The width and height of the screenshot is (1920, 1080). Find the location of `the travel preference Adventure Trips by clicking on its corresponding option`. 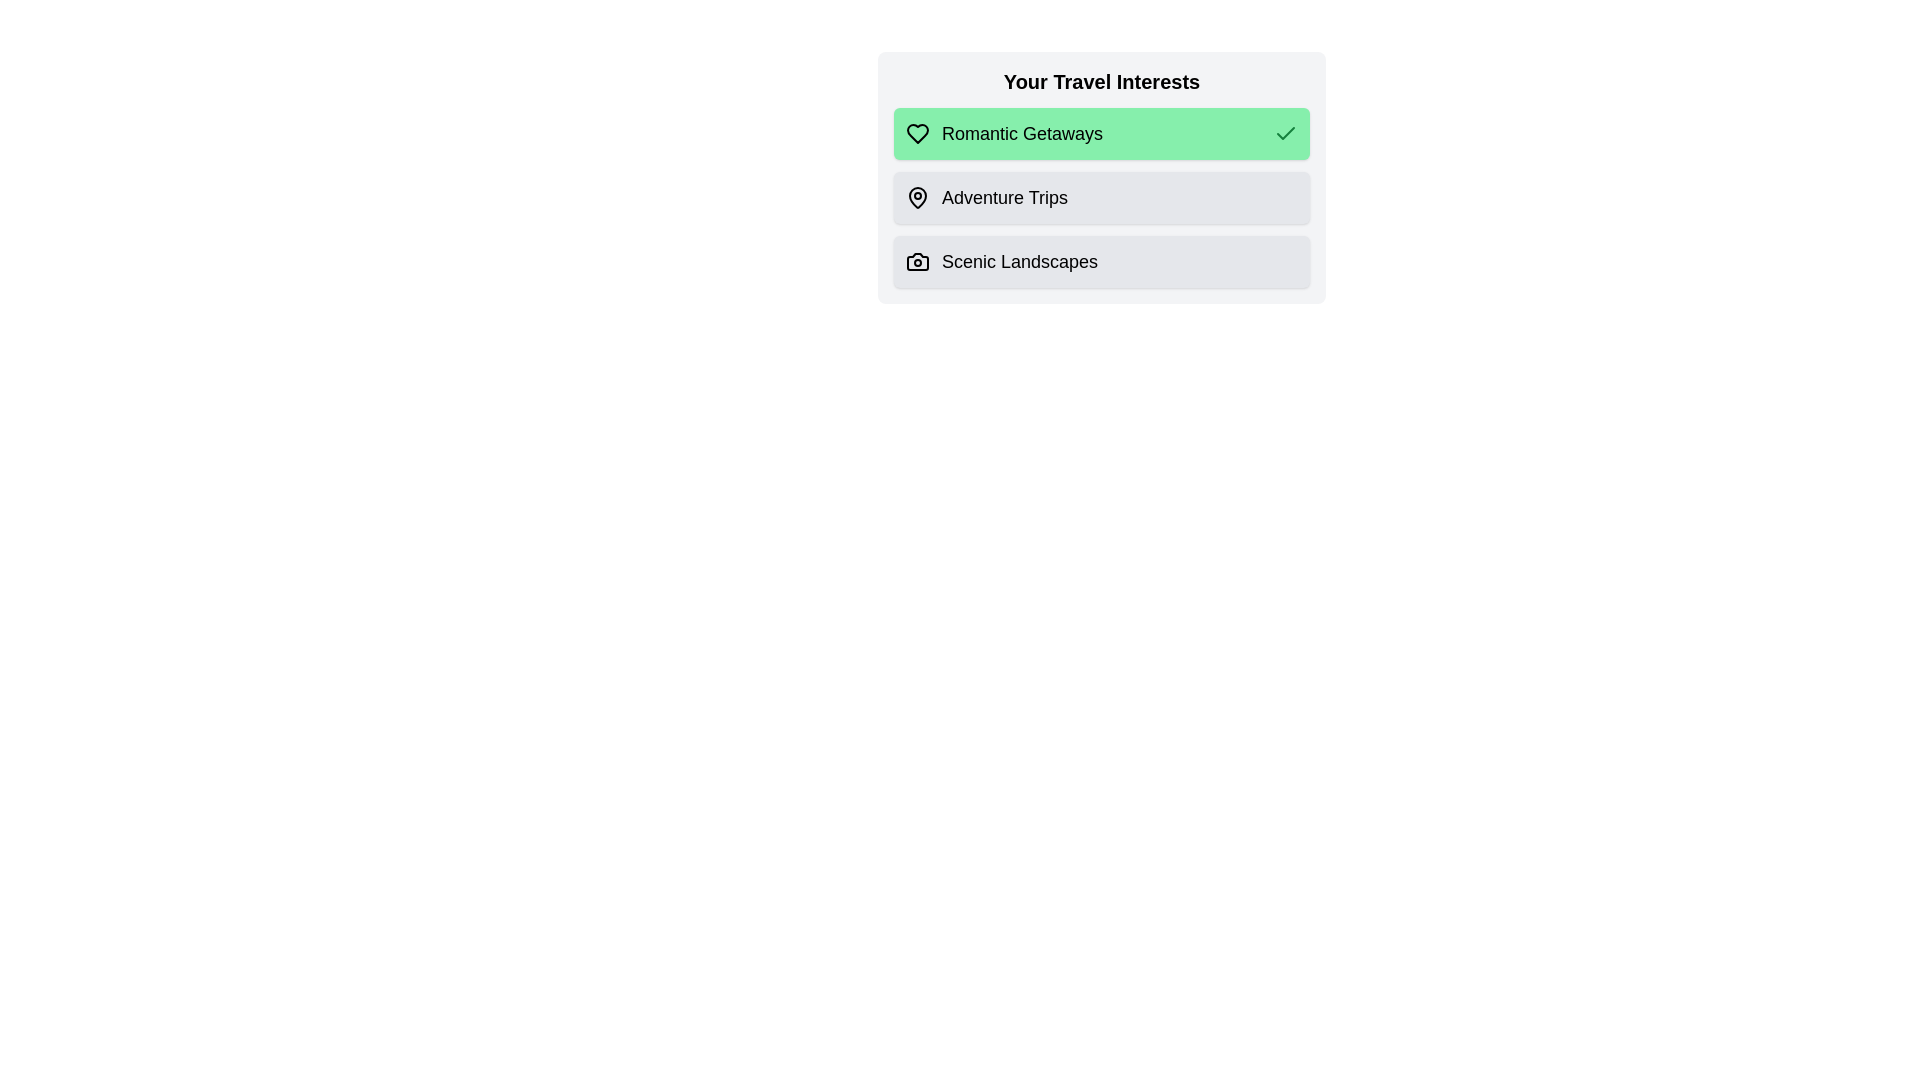

the travel preference Adventure Trips by clicking on its corresponding option is located at coordinates (1101, 197).